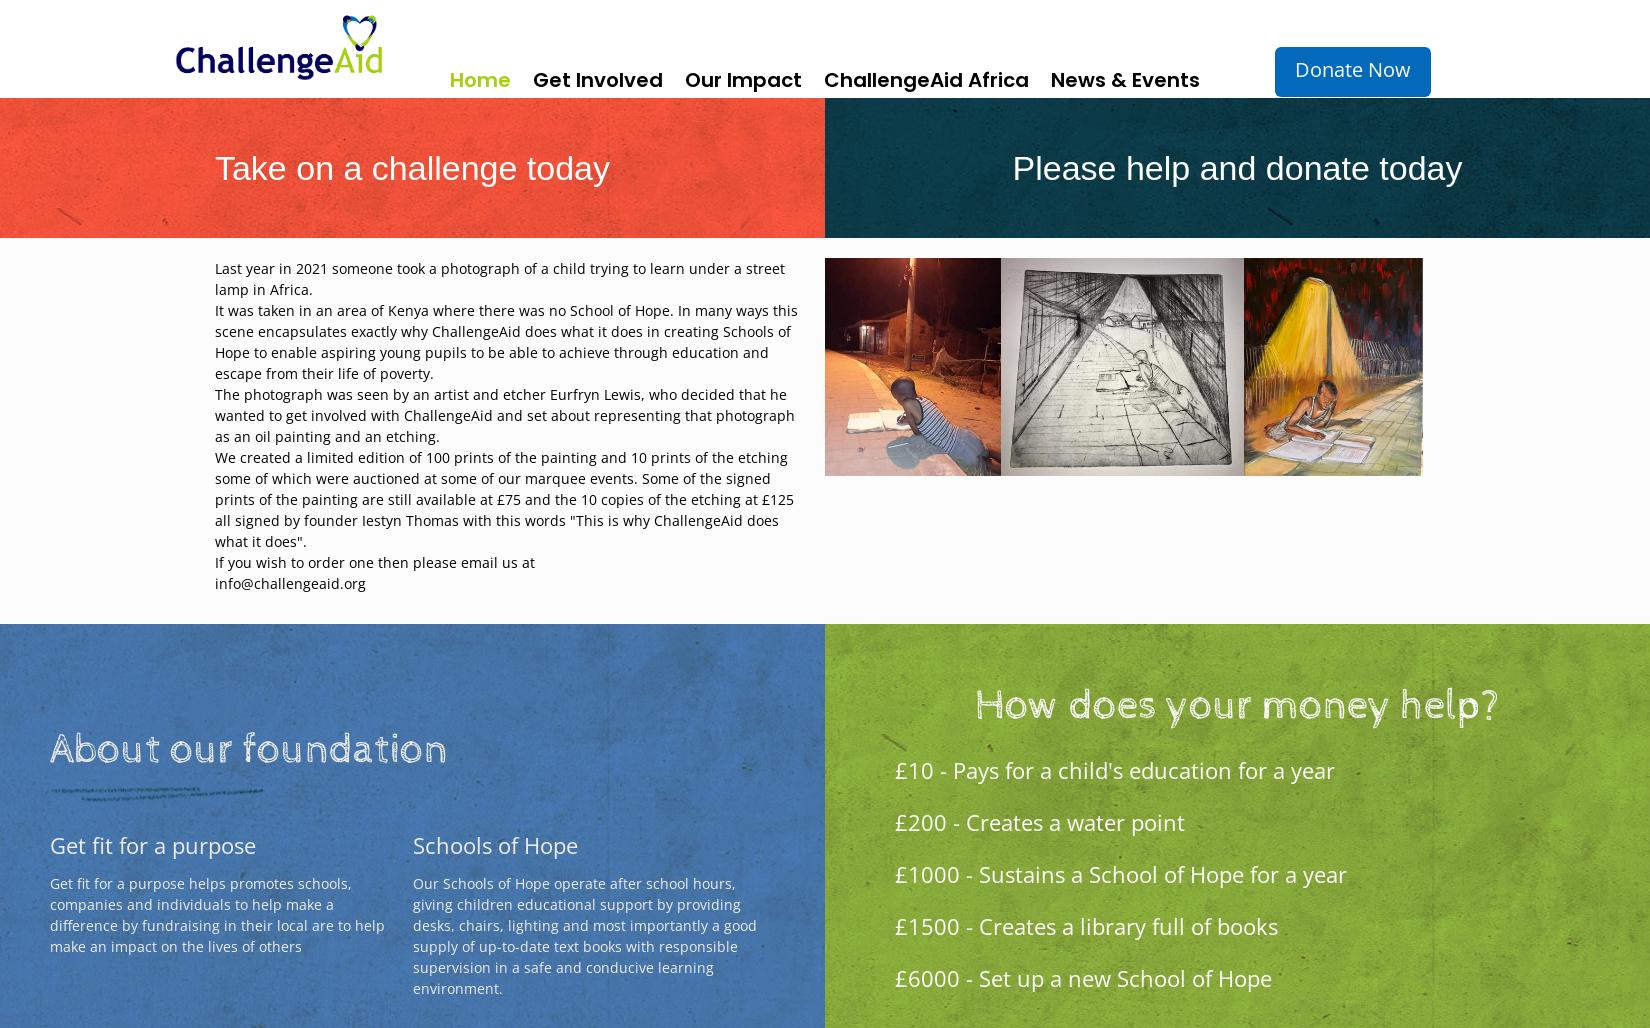 This screenshot has height=1028, width=1650. Describe the element at coordinates (1082, 976) in the screenshot. I see `'£6000 - Set up a new School of Hope'` at that location.